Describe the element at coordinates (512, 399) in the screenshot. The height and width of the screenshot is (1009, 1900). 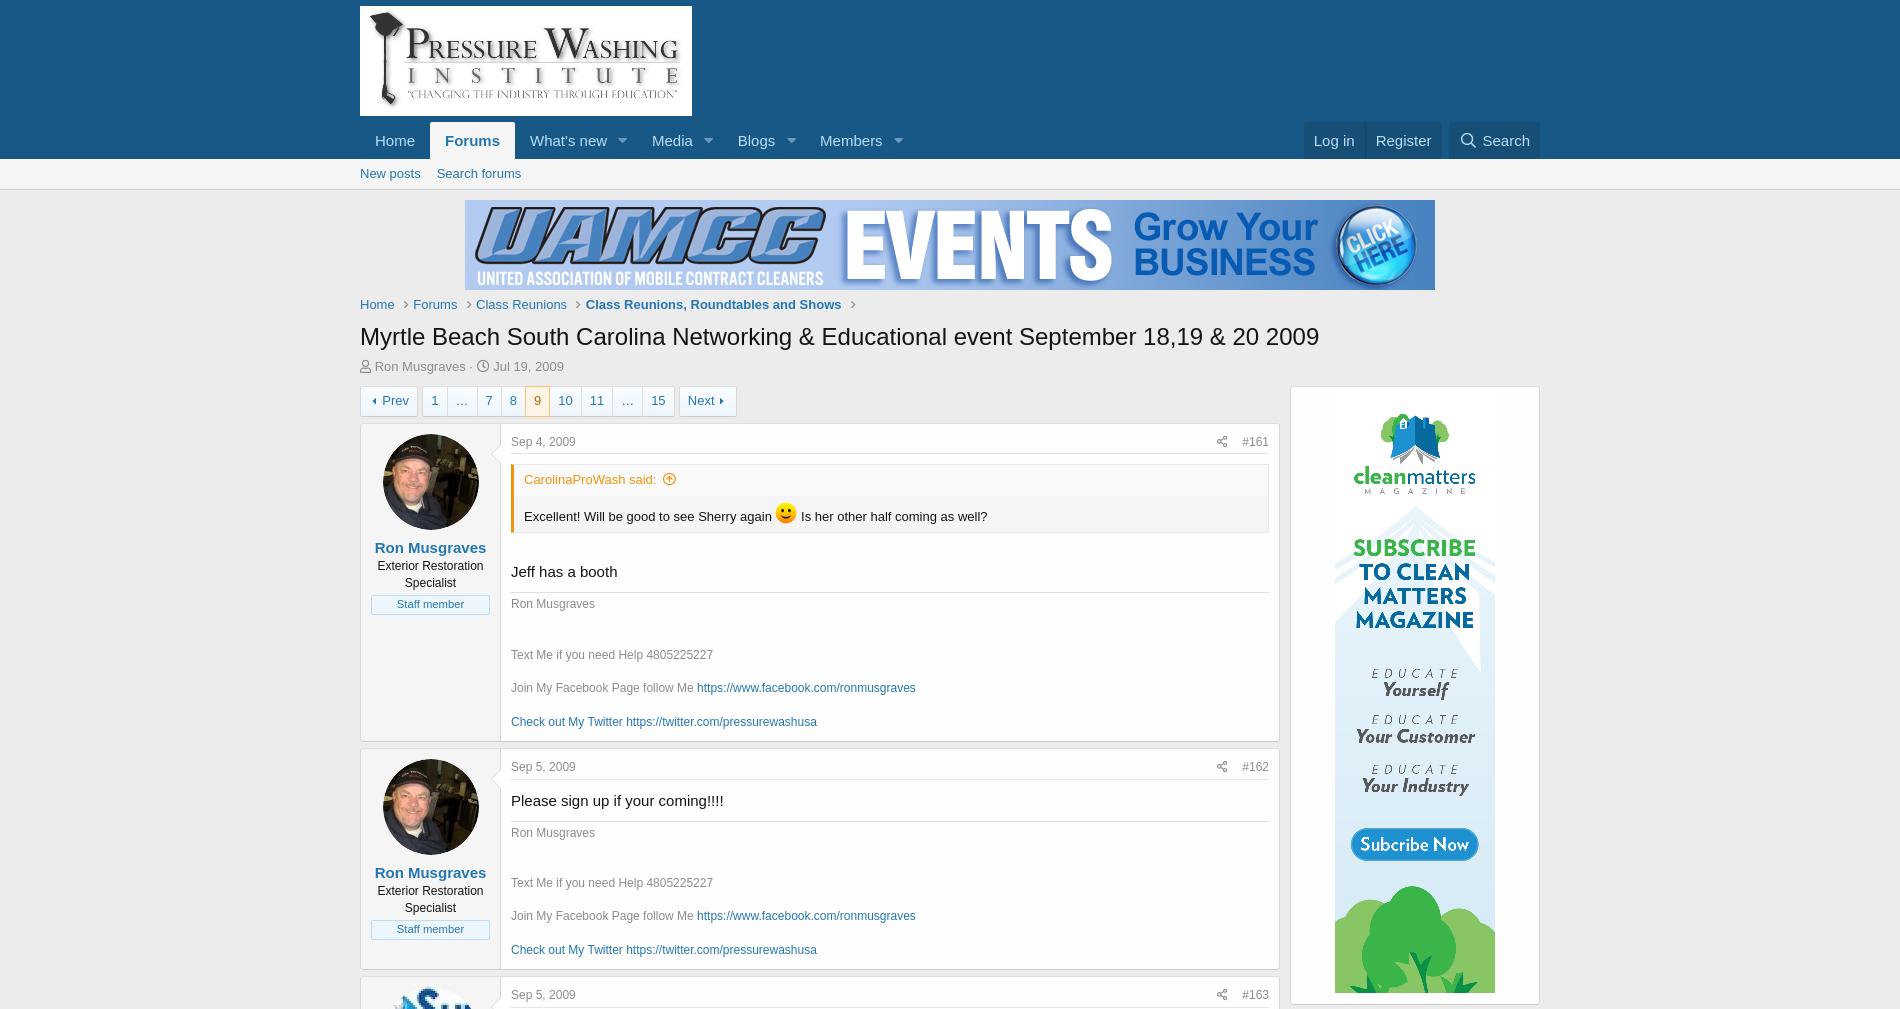
I see `'8'` at that location.